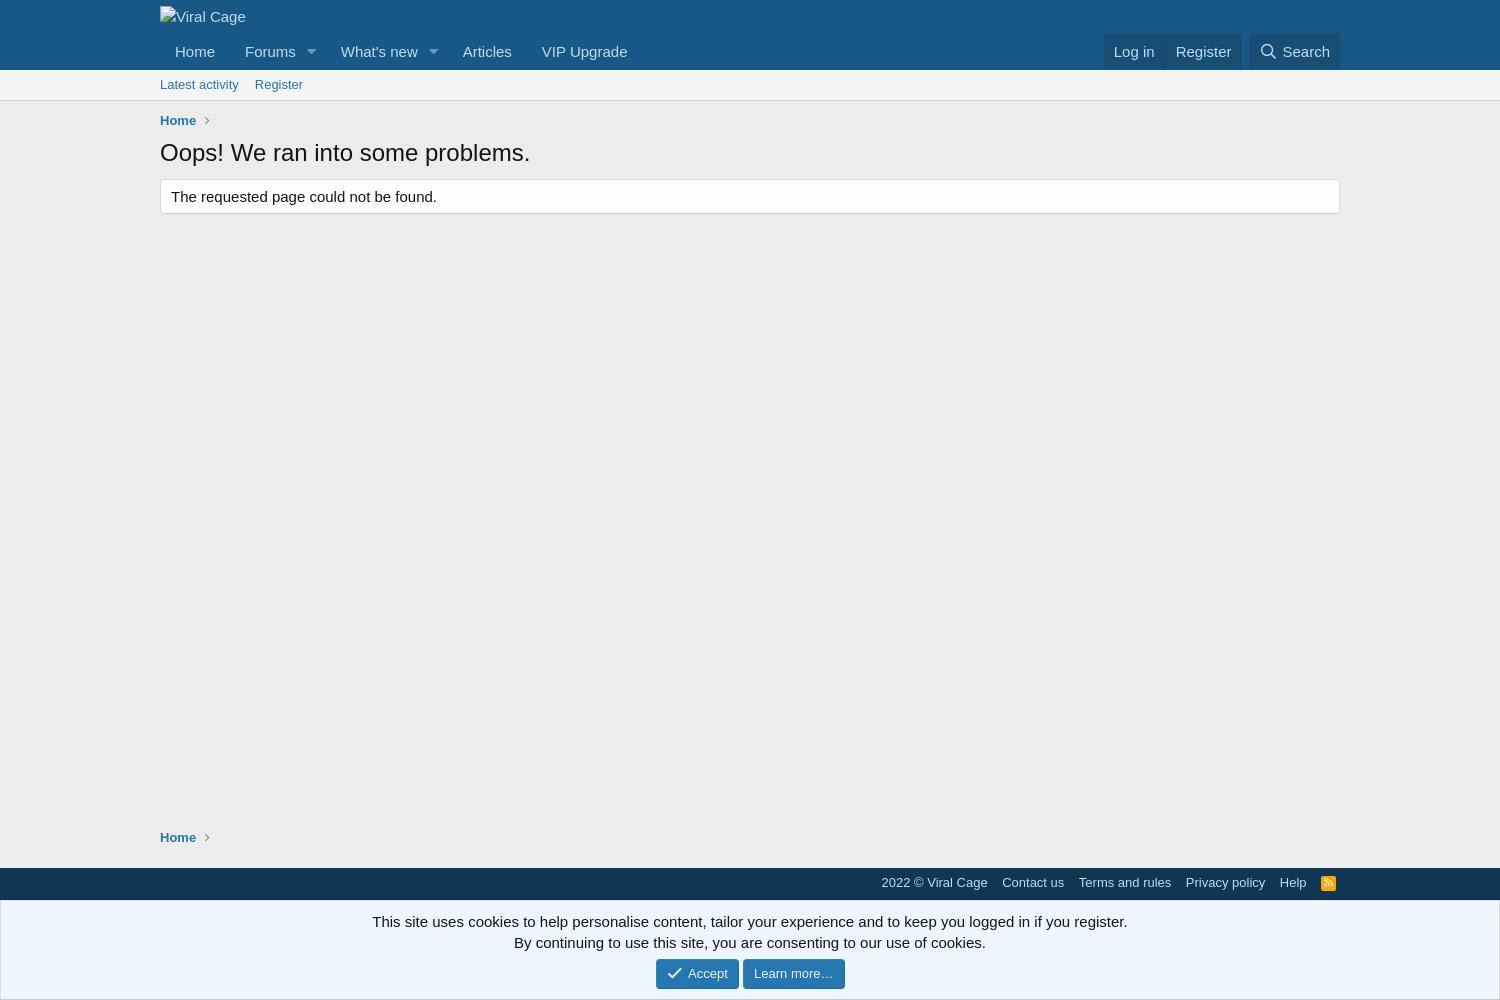  Describe the element at coordinates (934, 881) in the screenshot. I see `'2022 © Viral Cage'` at that location.